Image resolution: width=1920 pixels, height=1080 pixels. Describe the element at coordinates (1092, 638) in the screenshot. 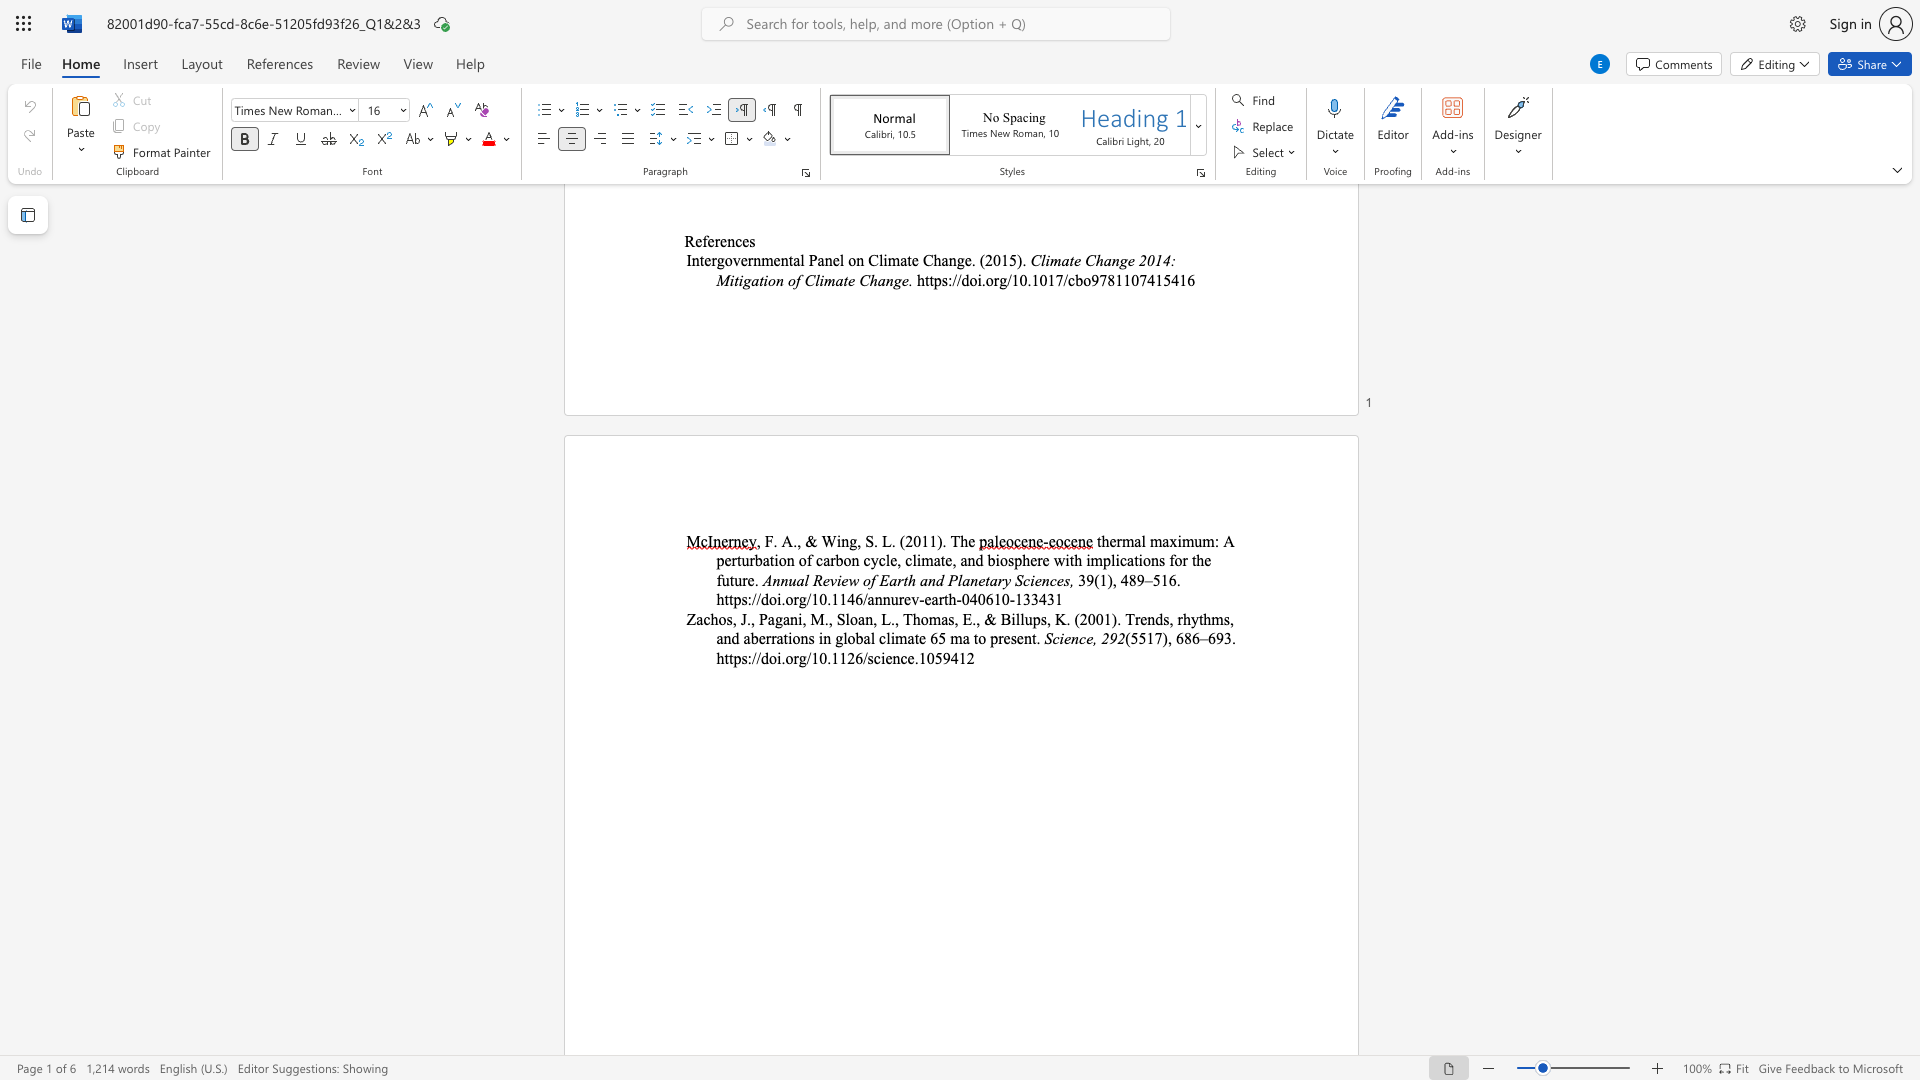

I see `the subset text ", 2" within the text "Science, 292"` at that location.